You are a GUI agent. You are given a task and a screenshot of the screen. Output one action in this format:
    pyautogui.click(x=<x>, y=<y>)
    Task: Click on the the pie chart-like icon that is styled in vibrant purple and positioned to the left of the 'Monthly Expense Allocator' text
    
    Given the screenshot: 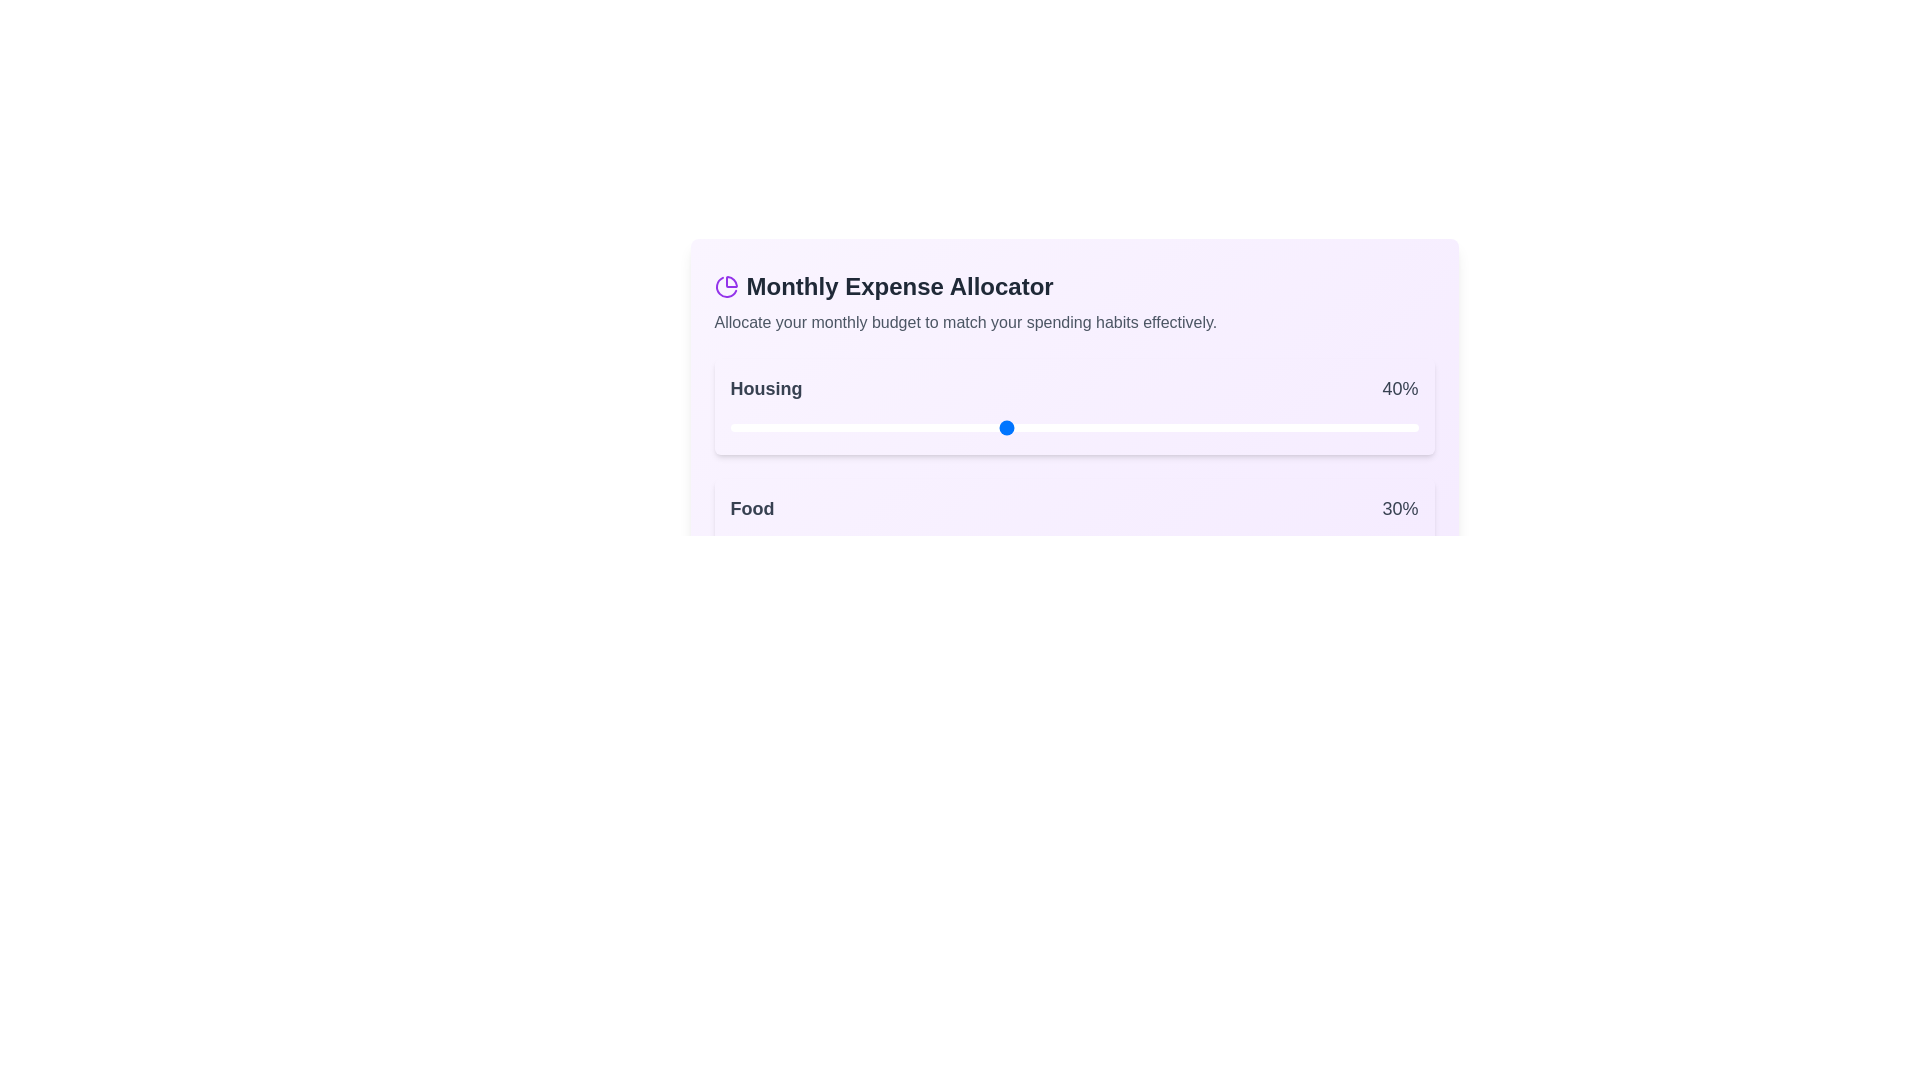 What is the action you would take?
    pyautogui.click(x=725, y=286)
    